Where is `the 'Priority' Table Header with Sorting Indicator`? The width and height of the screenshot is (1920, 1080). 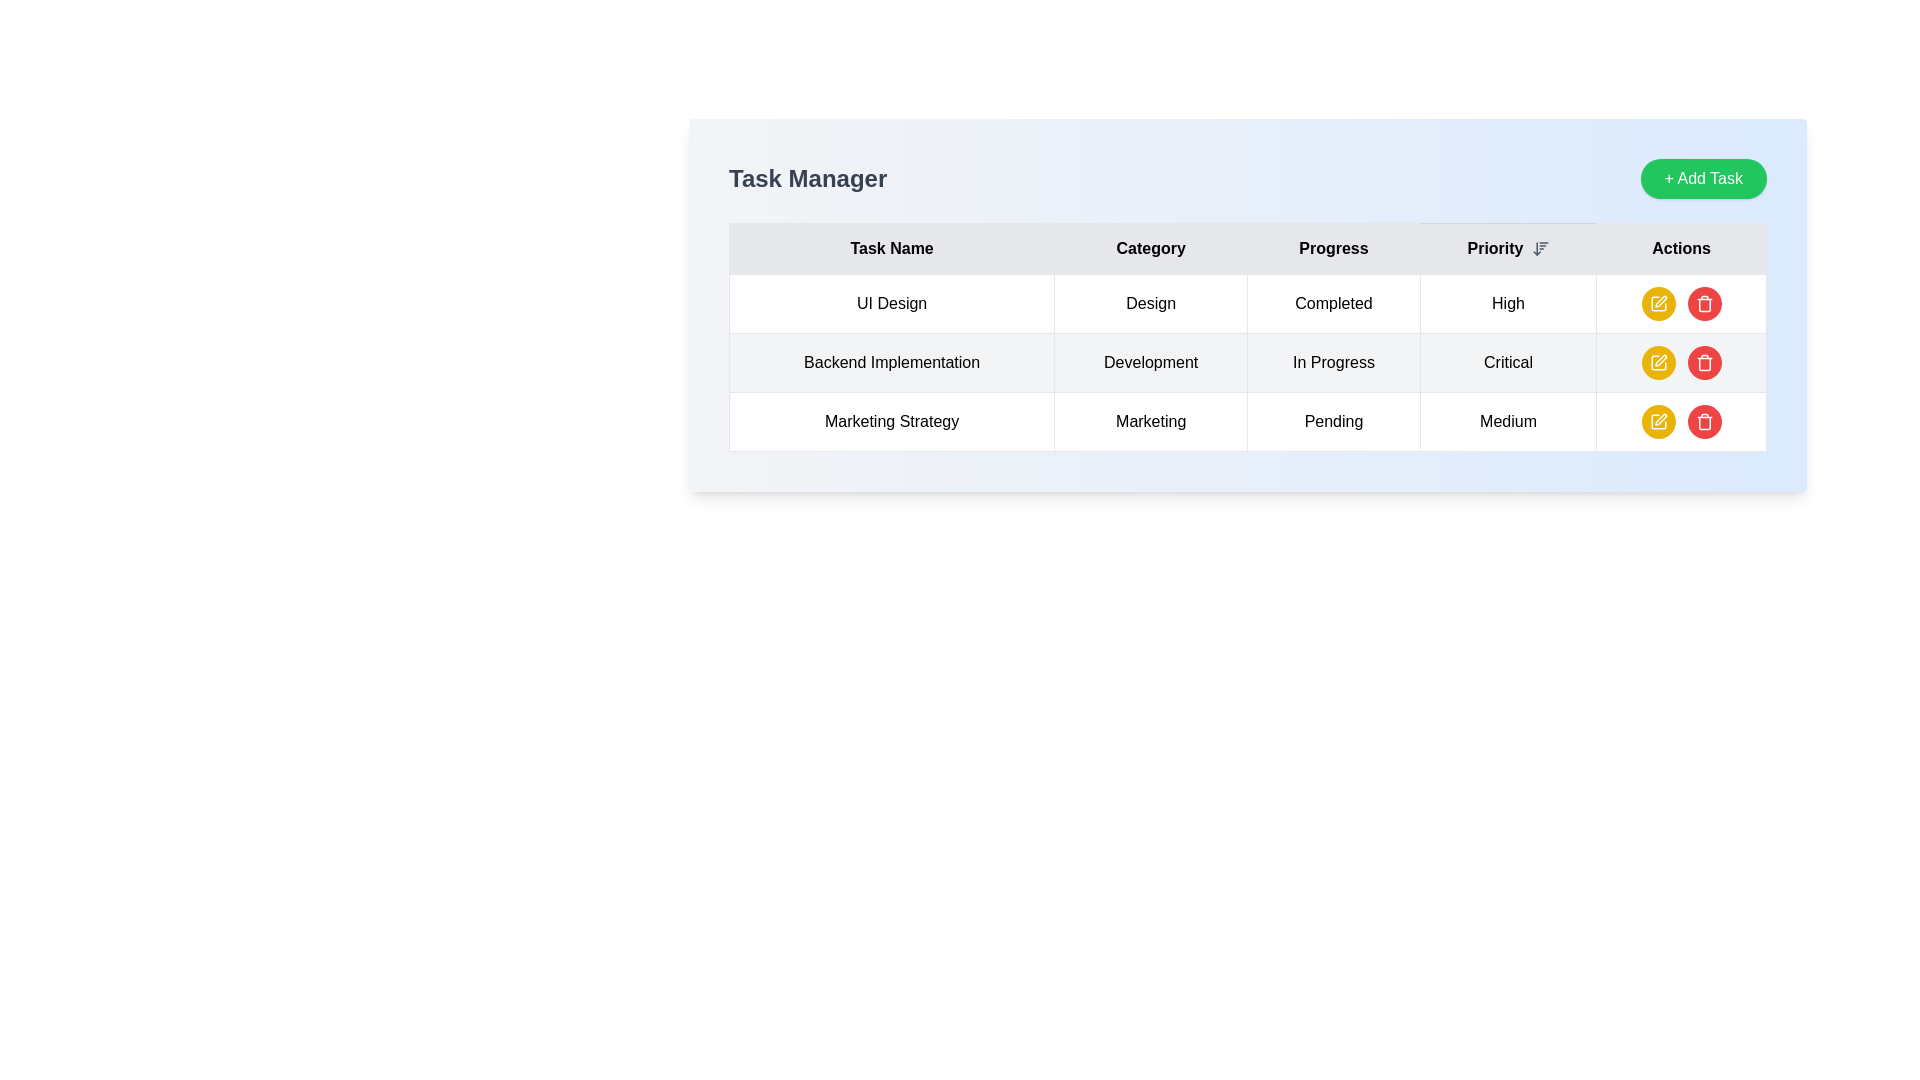
the 'Priority' Table Header with Sorting Indicator is located at coordinates (1508, 248).